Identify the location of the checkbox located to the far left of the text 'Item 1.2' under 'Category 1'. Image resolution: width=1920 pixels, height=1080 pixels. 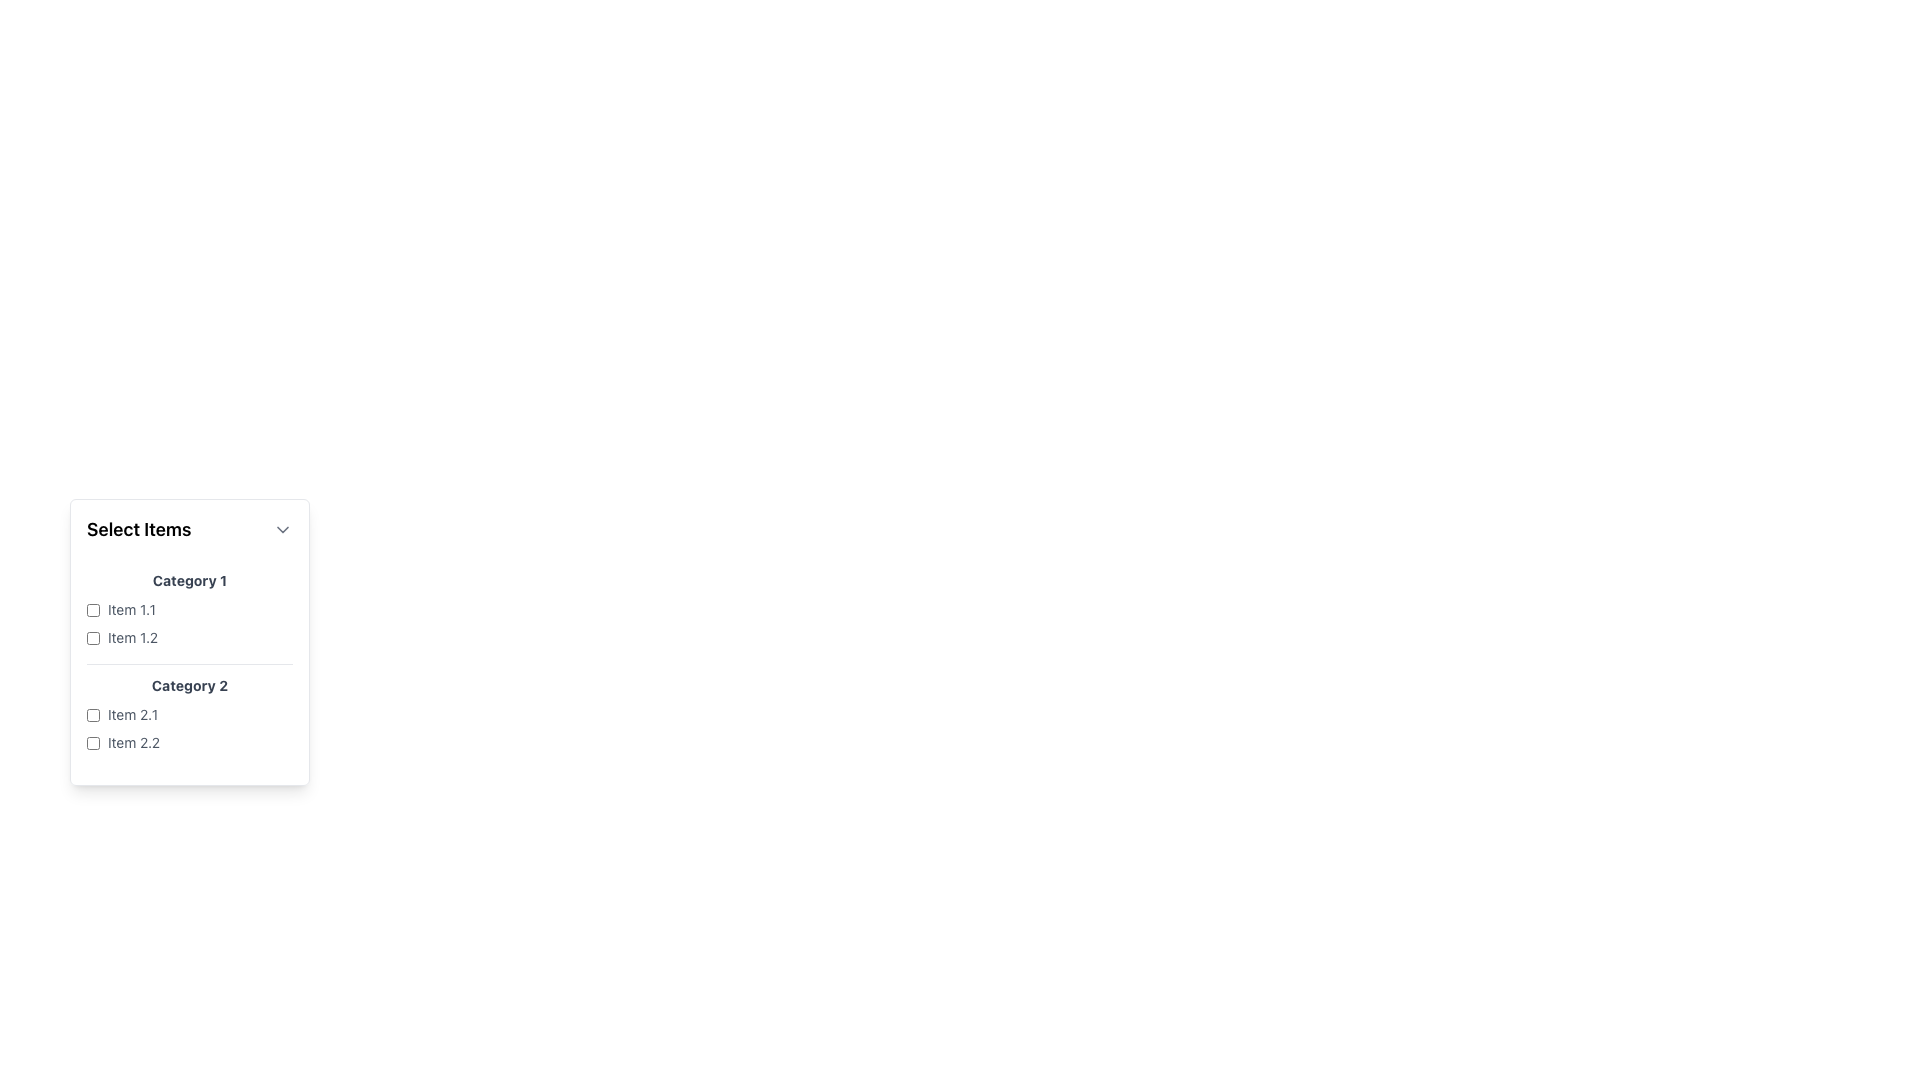
(92, 637).